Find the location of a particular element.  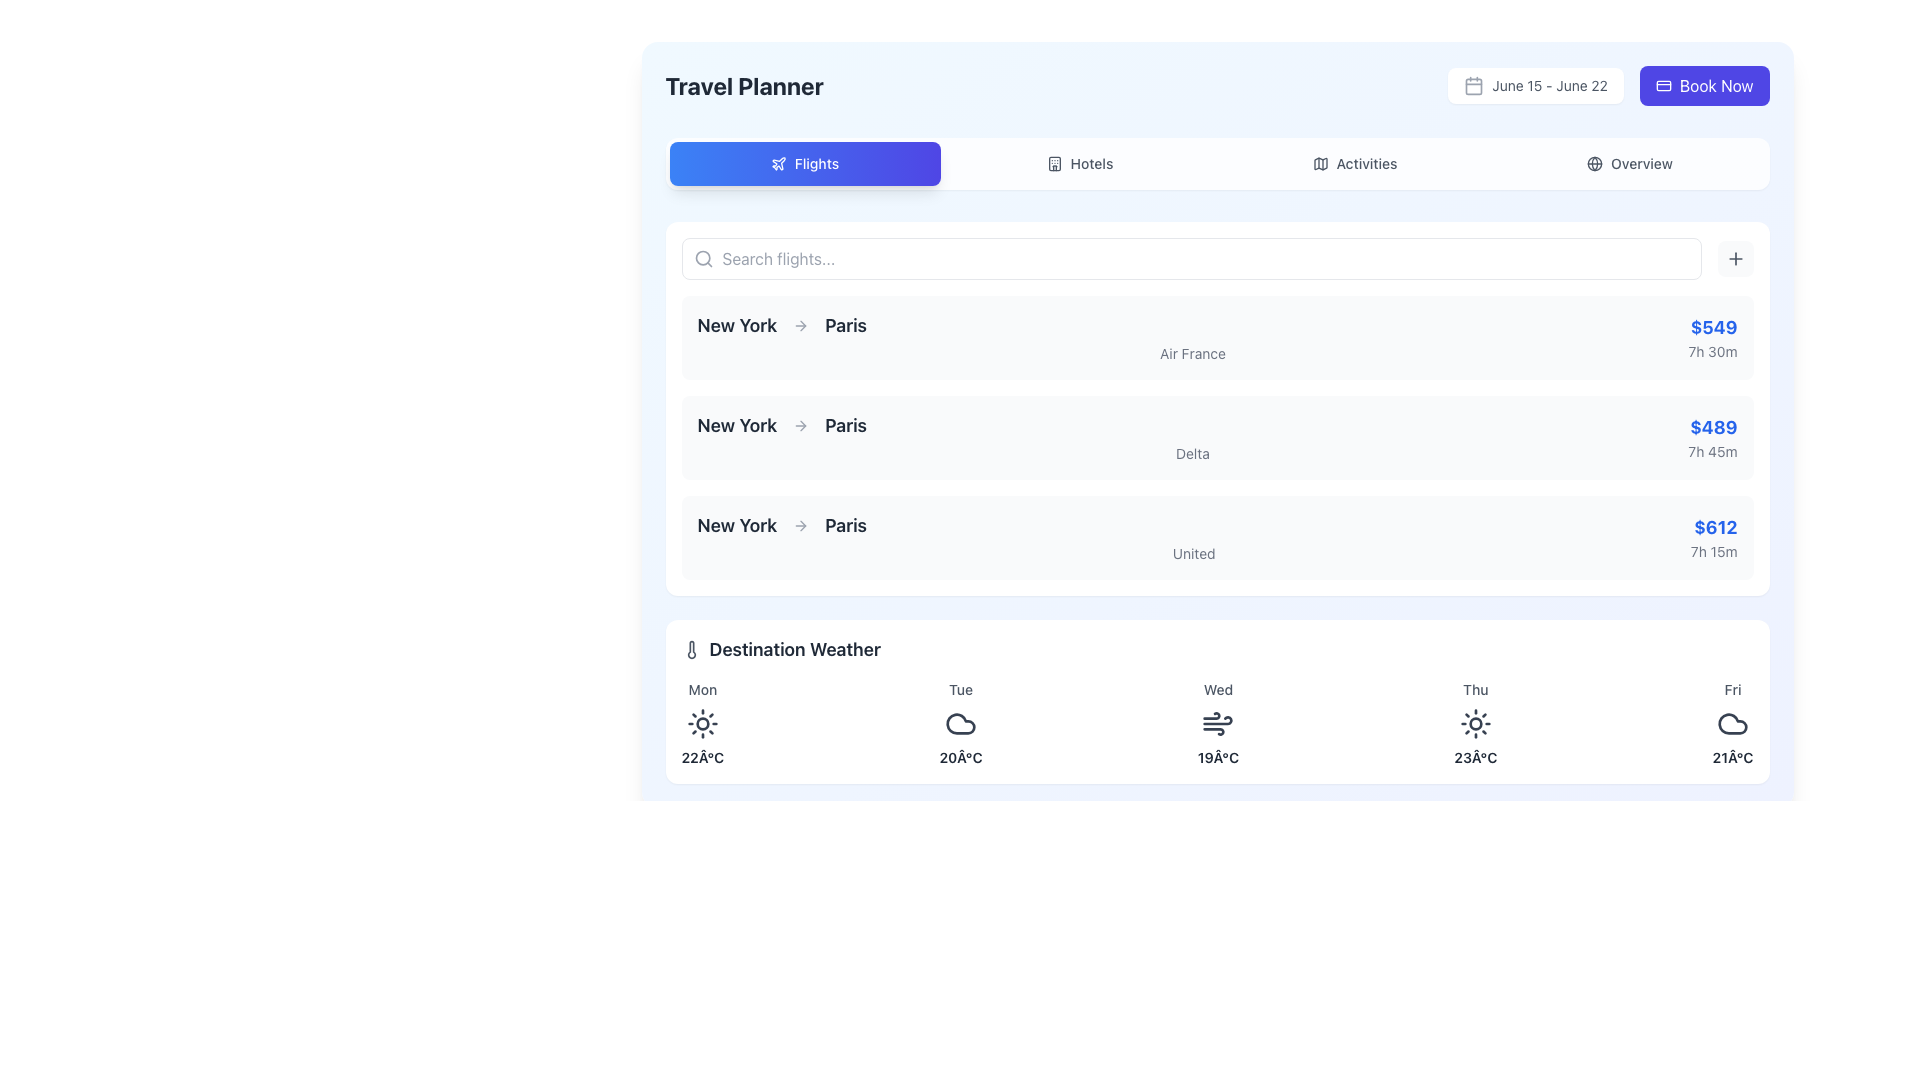

the cloud icon representing the weather condition for Friday, which is located below the 'Fri' label and above the '21°C' temperature in the 'Destination Weather' section is located at coordinates (1731, 724).